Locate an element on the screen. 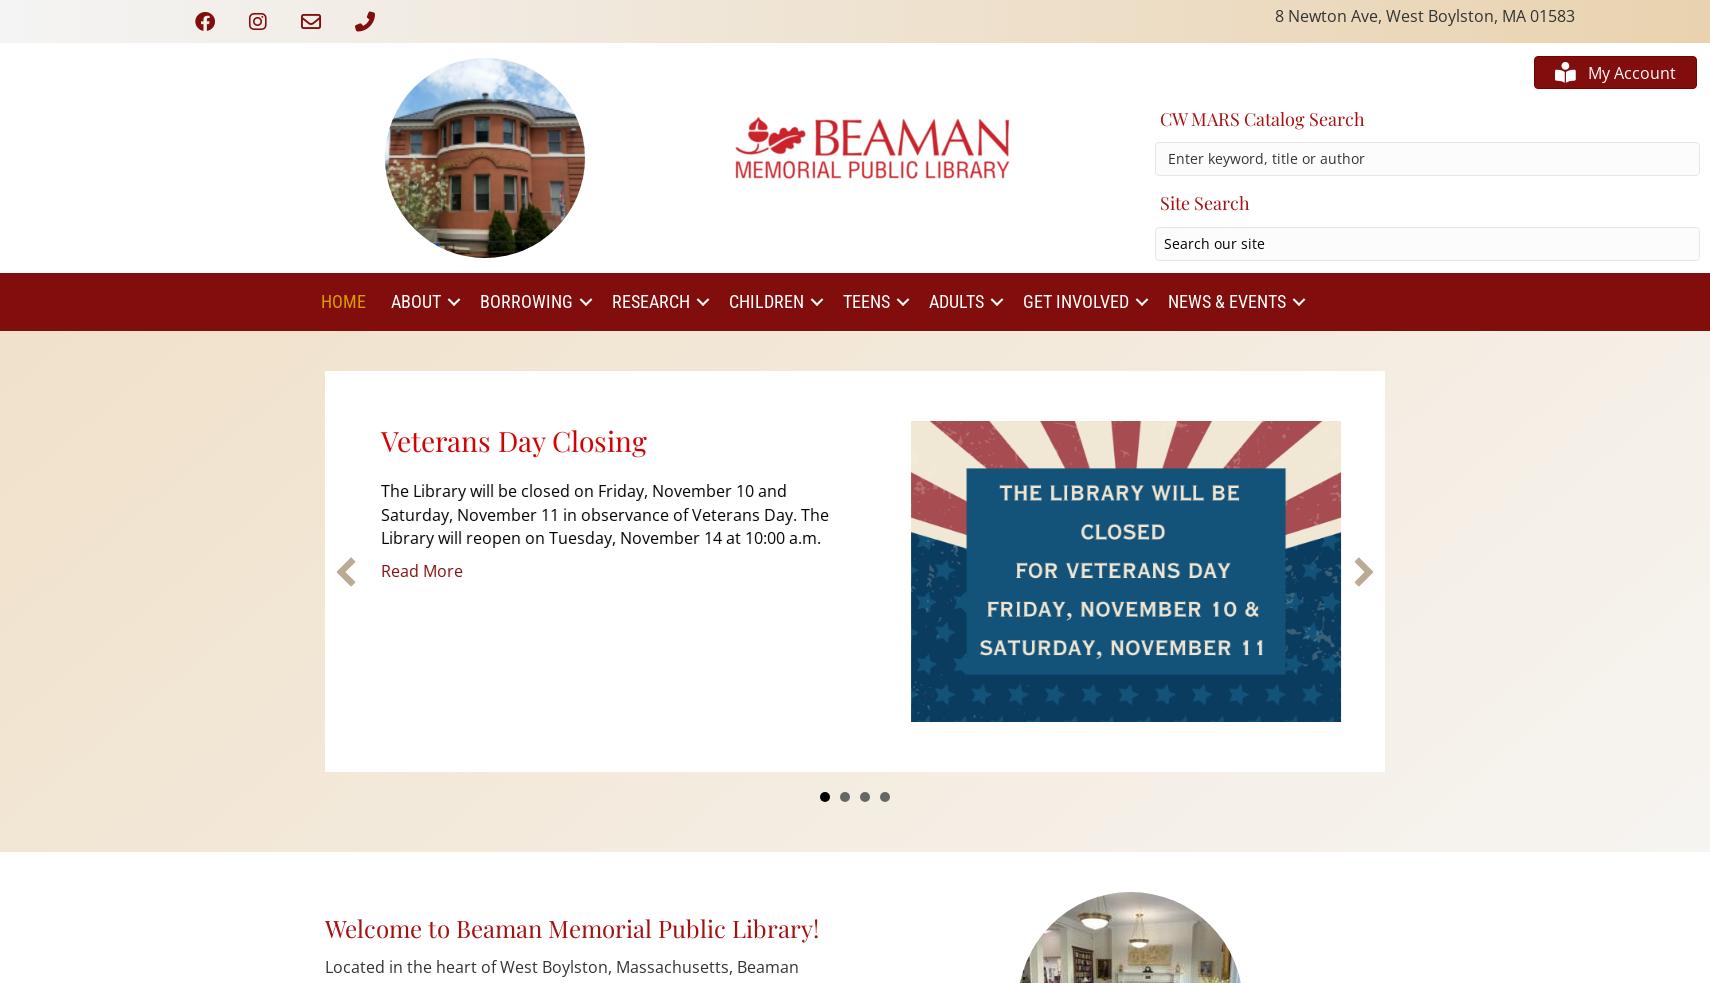  'Adults' is located at coordinates (955, 301).